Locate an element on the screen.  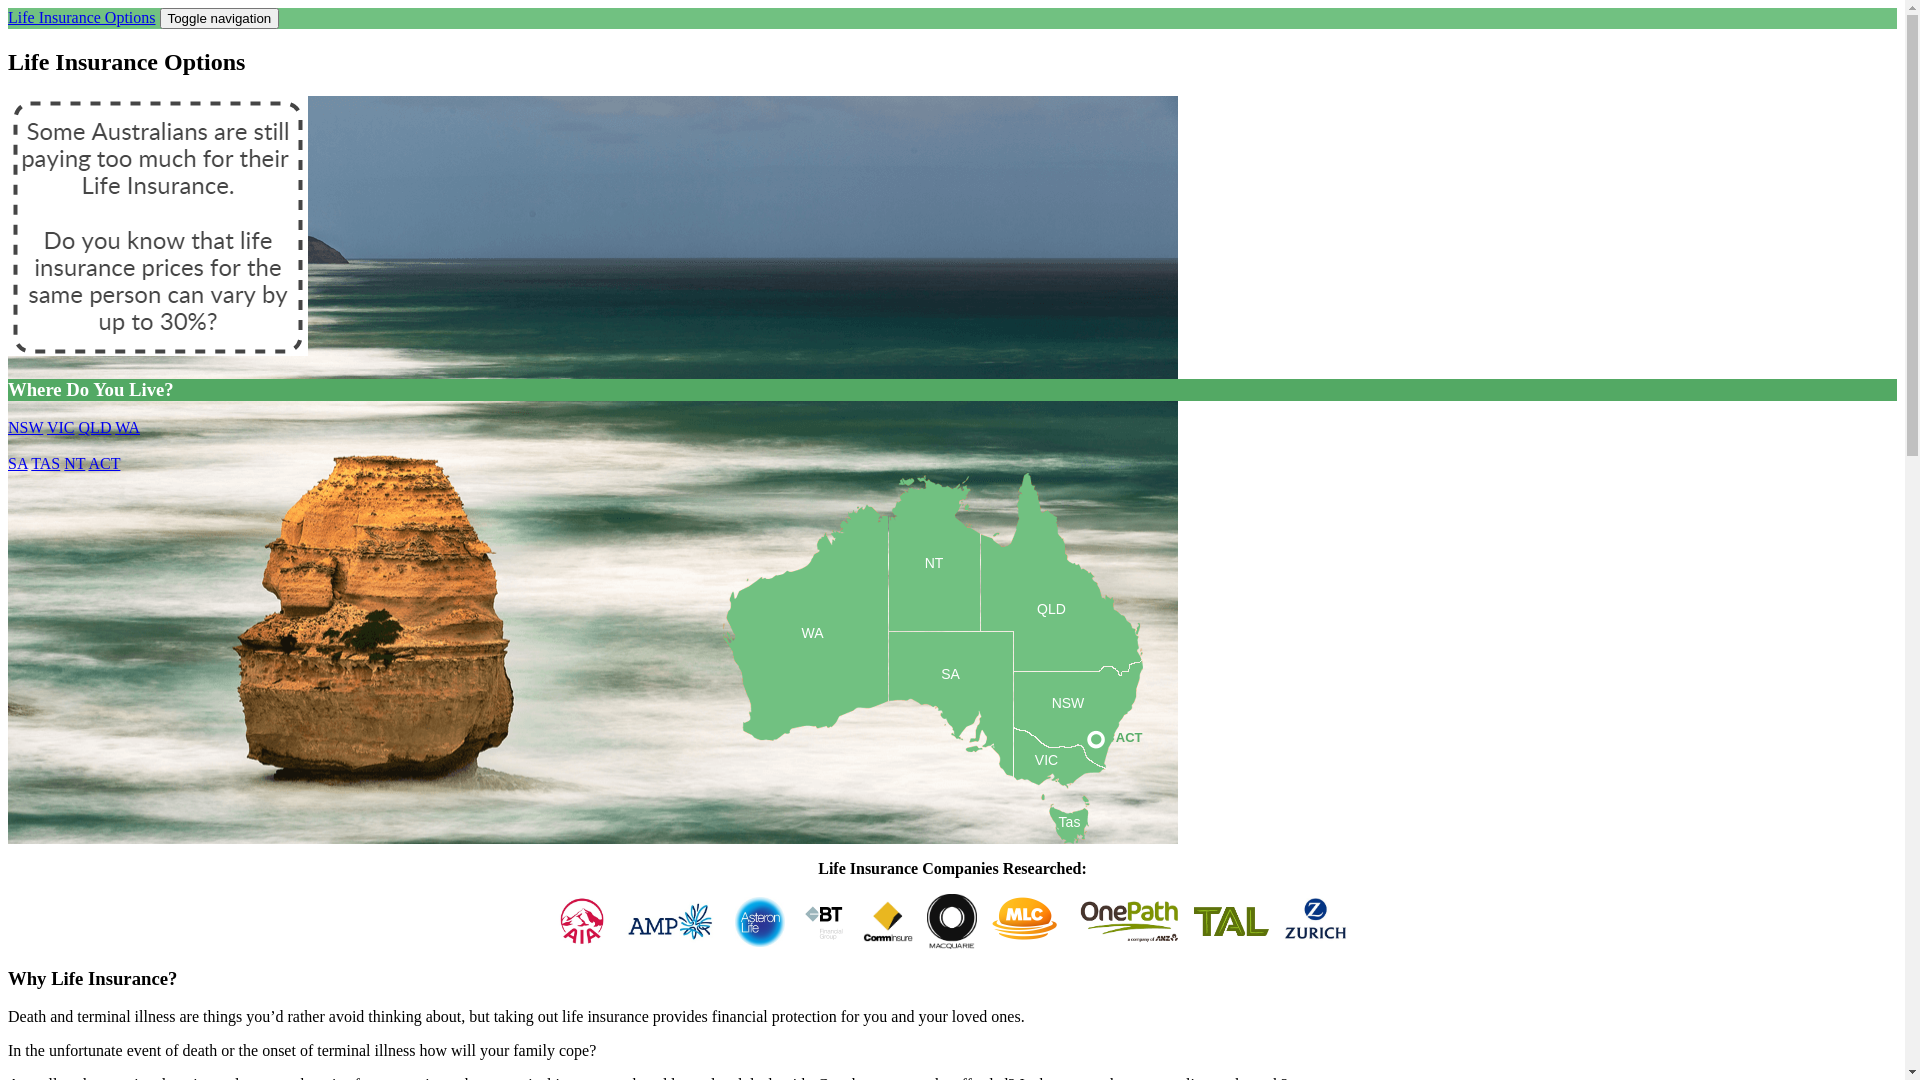
'WA' is located at coordinates (804, 681).